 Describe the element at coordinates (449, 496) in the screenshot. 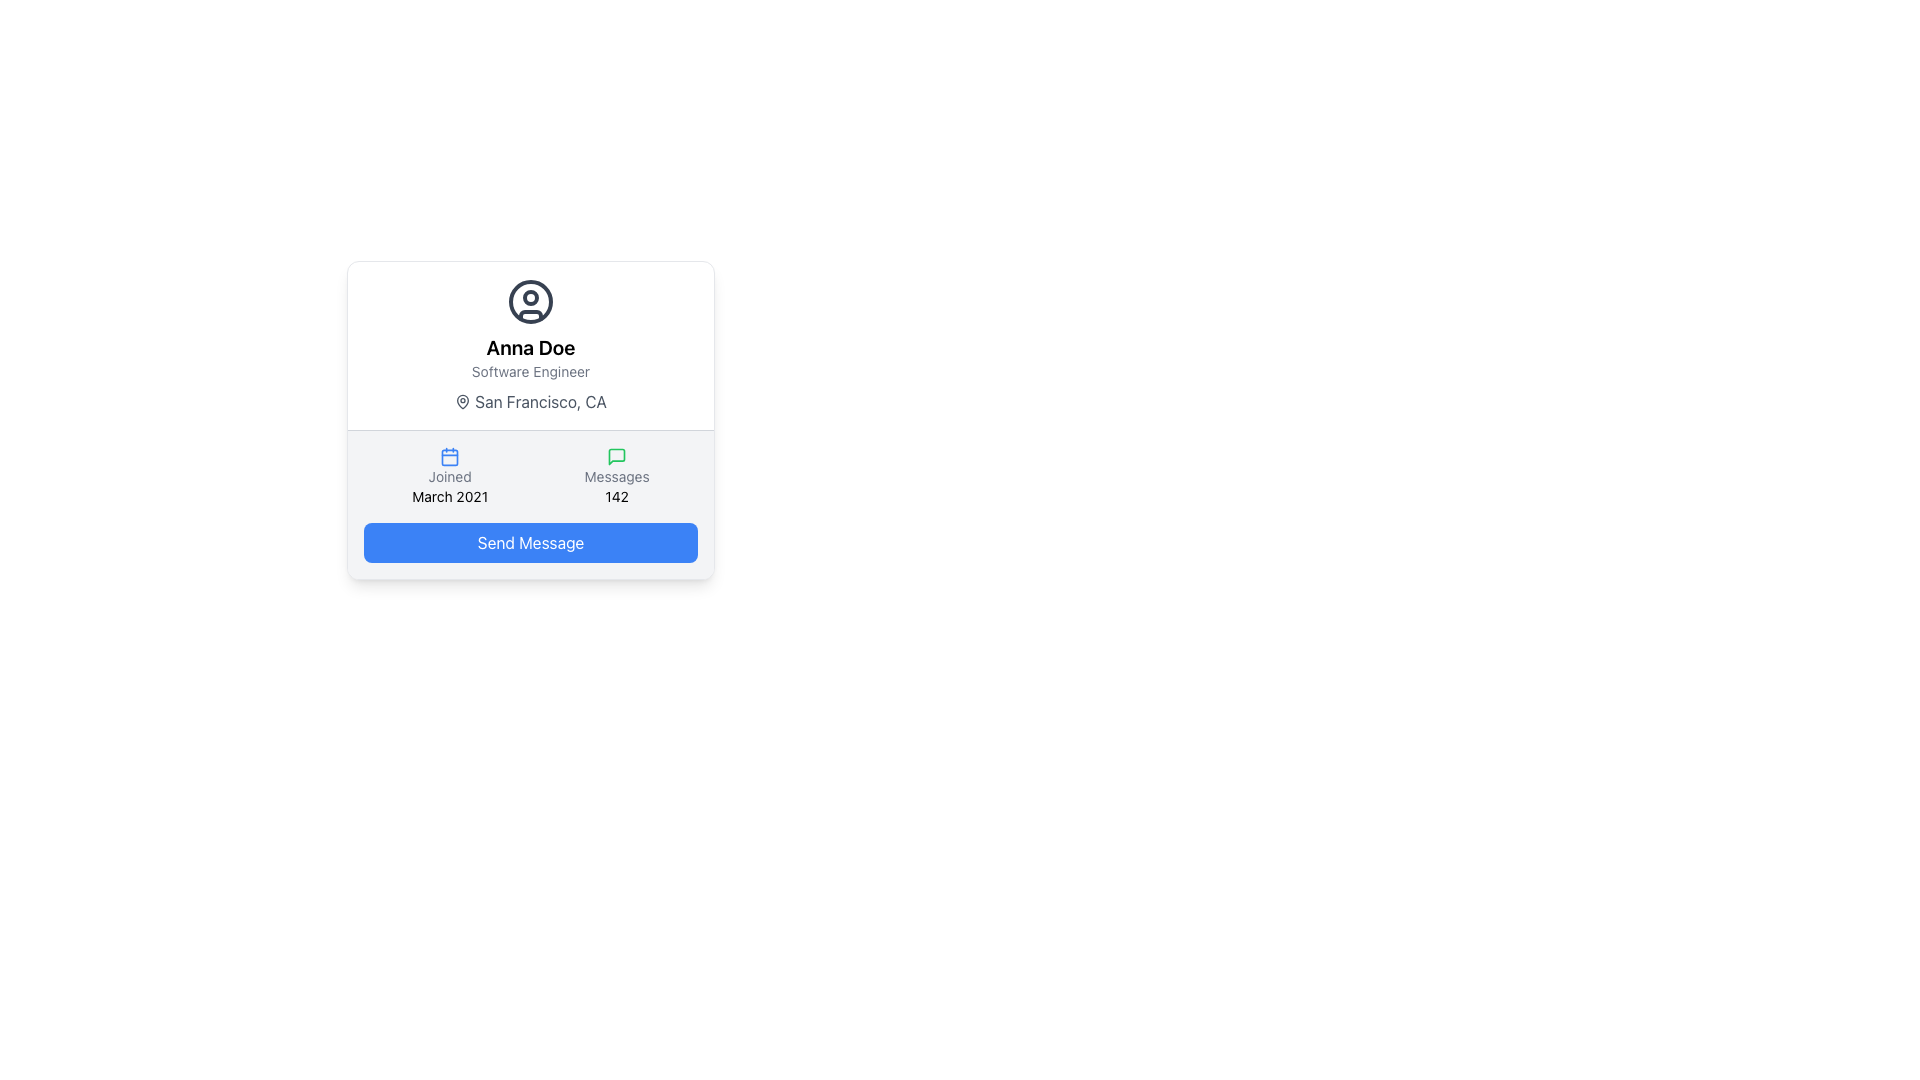

I see `the text label displaying 'March 2021', which is located beneath the word 'Joined' and is part of a section with a calendar icon` at that location.